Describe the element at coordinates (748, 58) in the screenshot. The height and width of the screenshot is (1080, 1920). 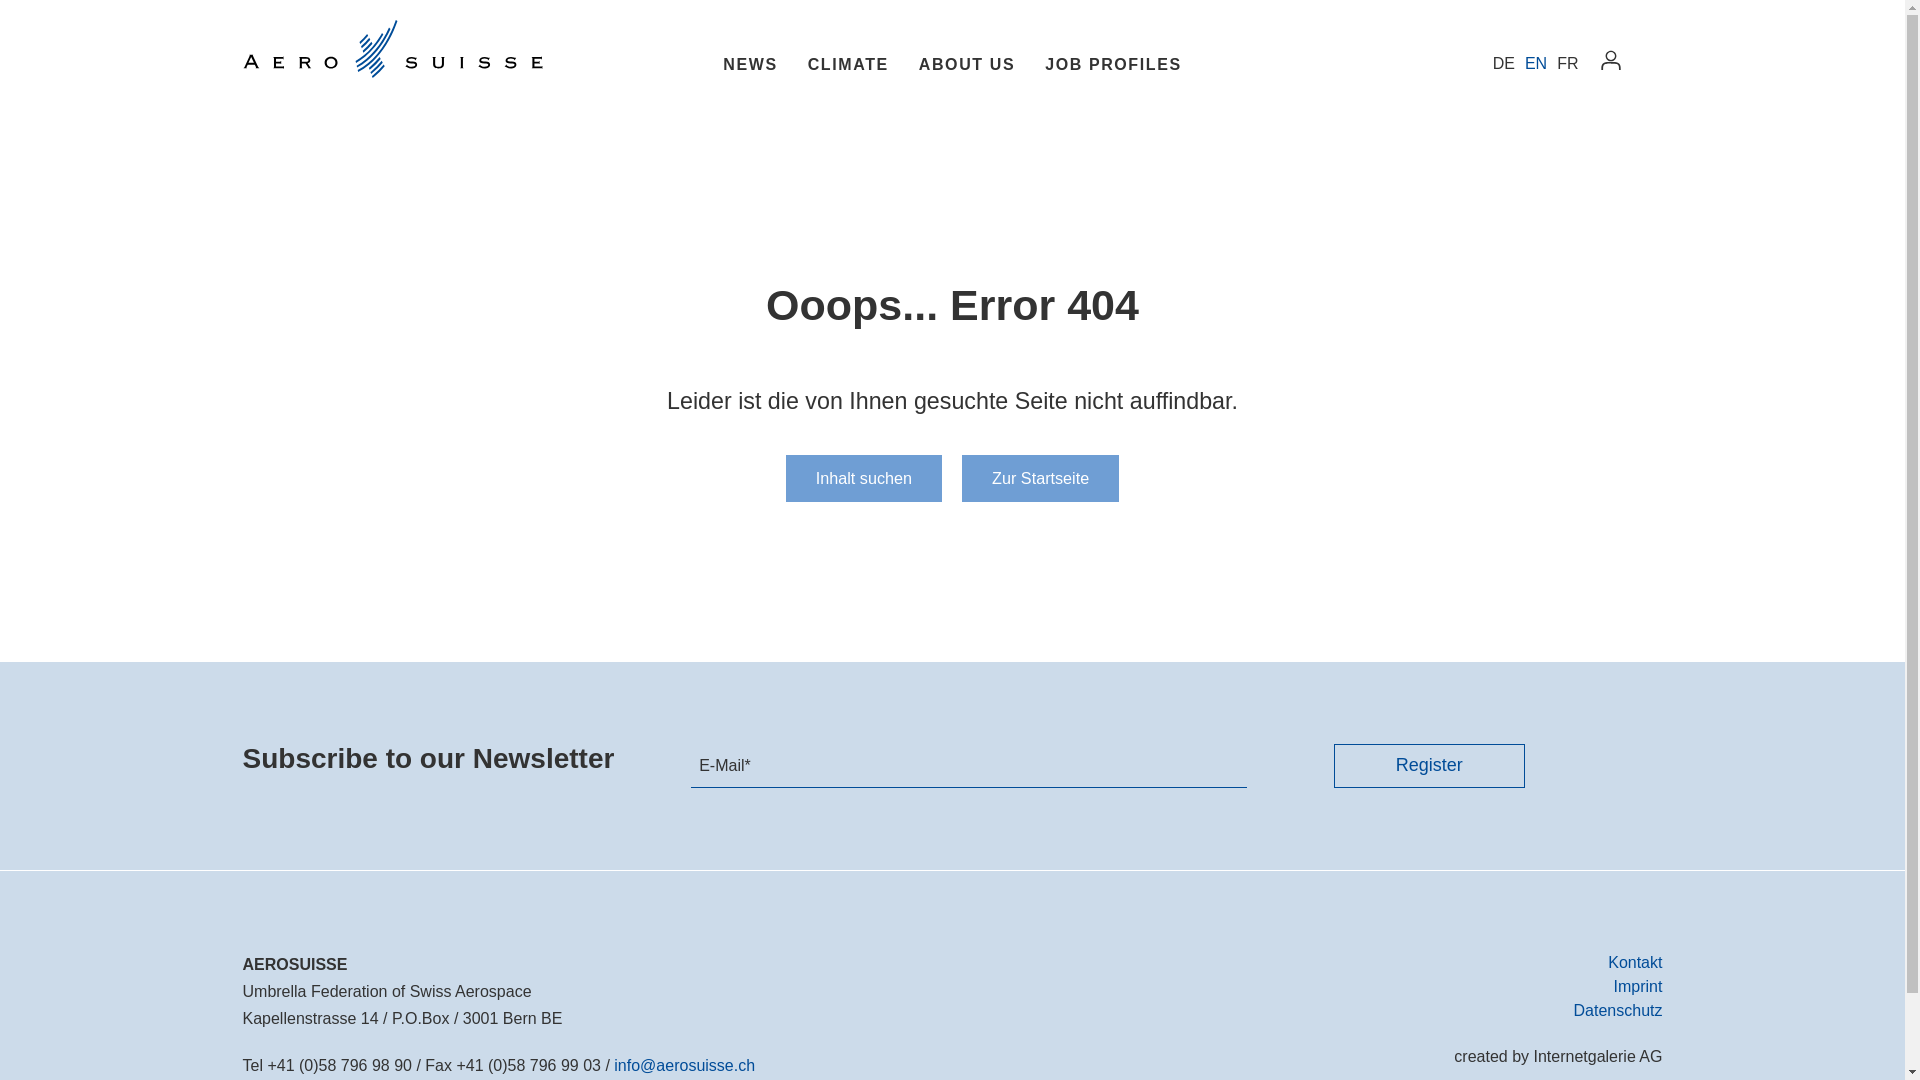
I see `'NEWS'` at that location.